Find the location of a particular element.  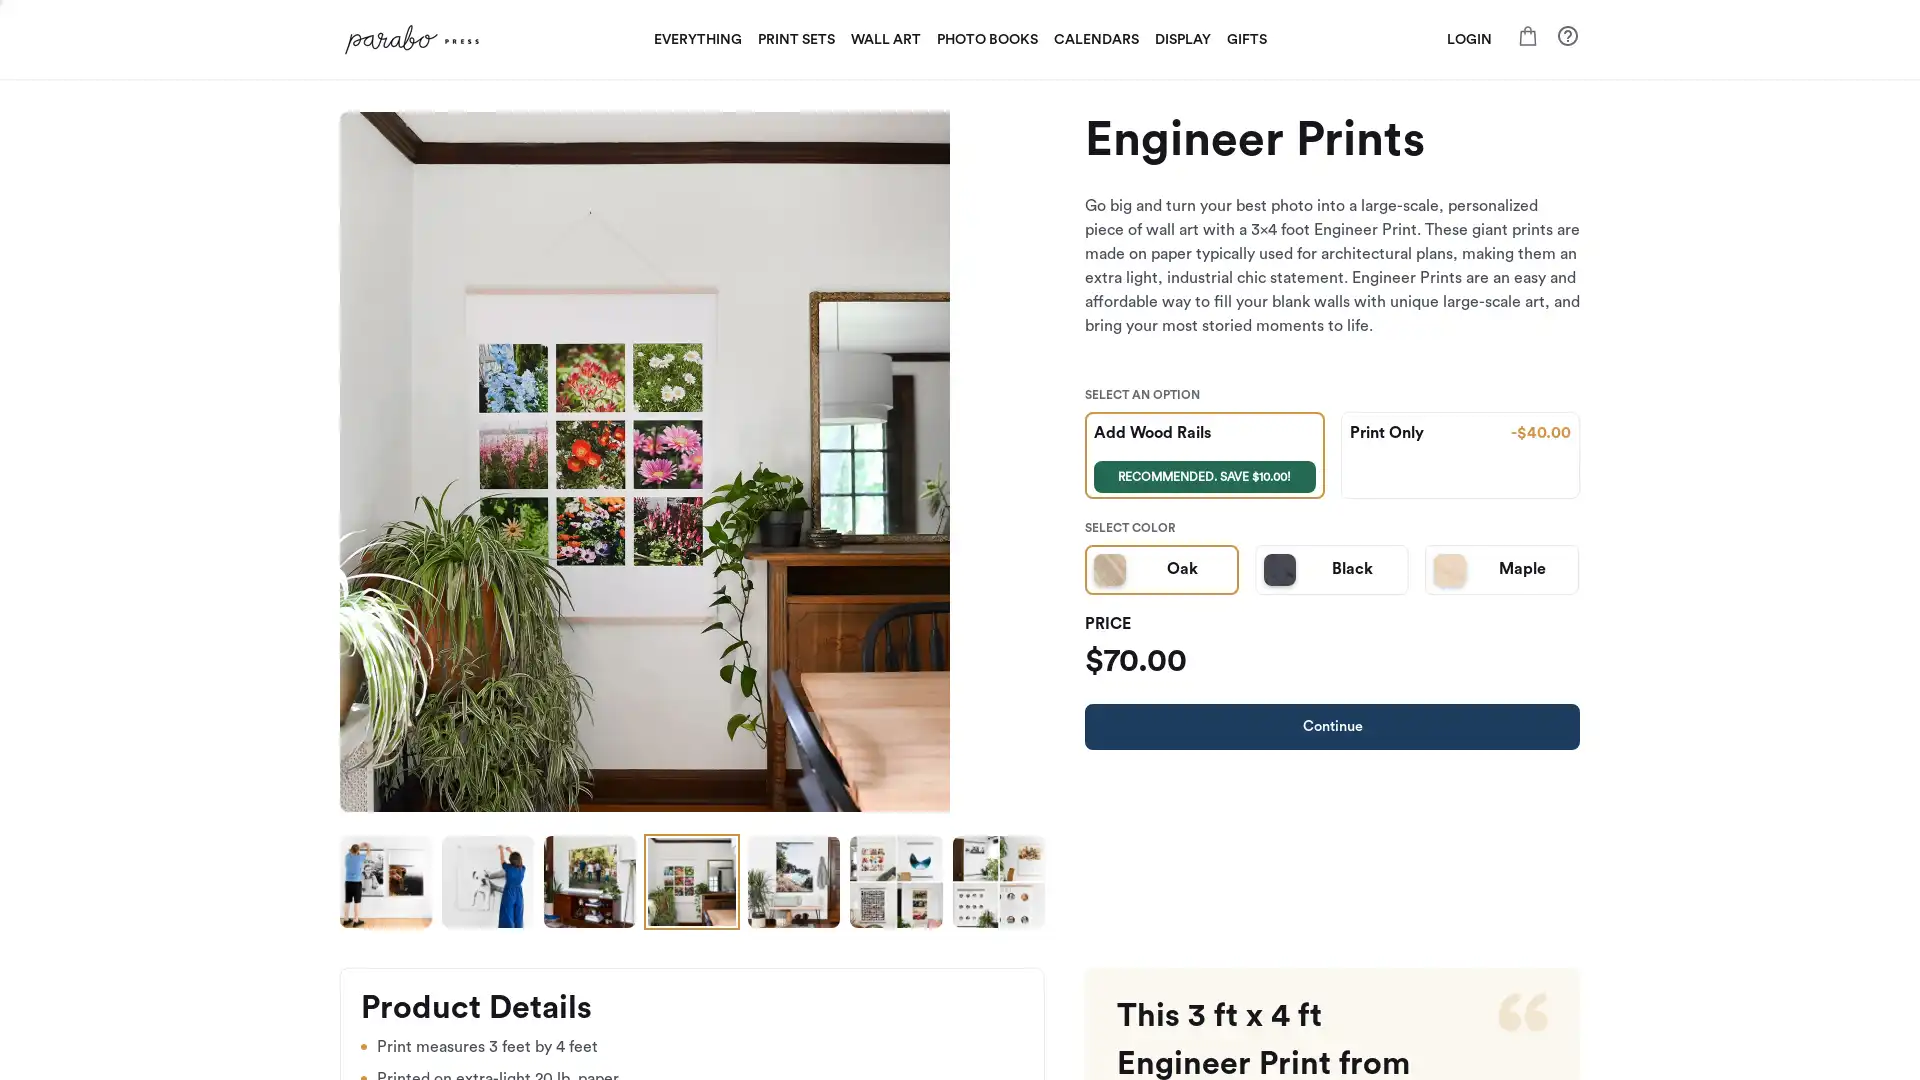

Continue is located at coordinates (1332, 726).